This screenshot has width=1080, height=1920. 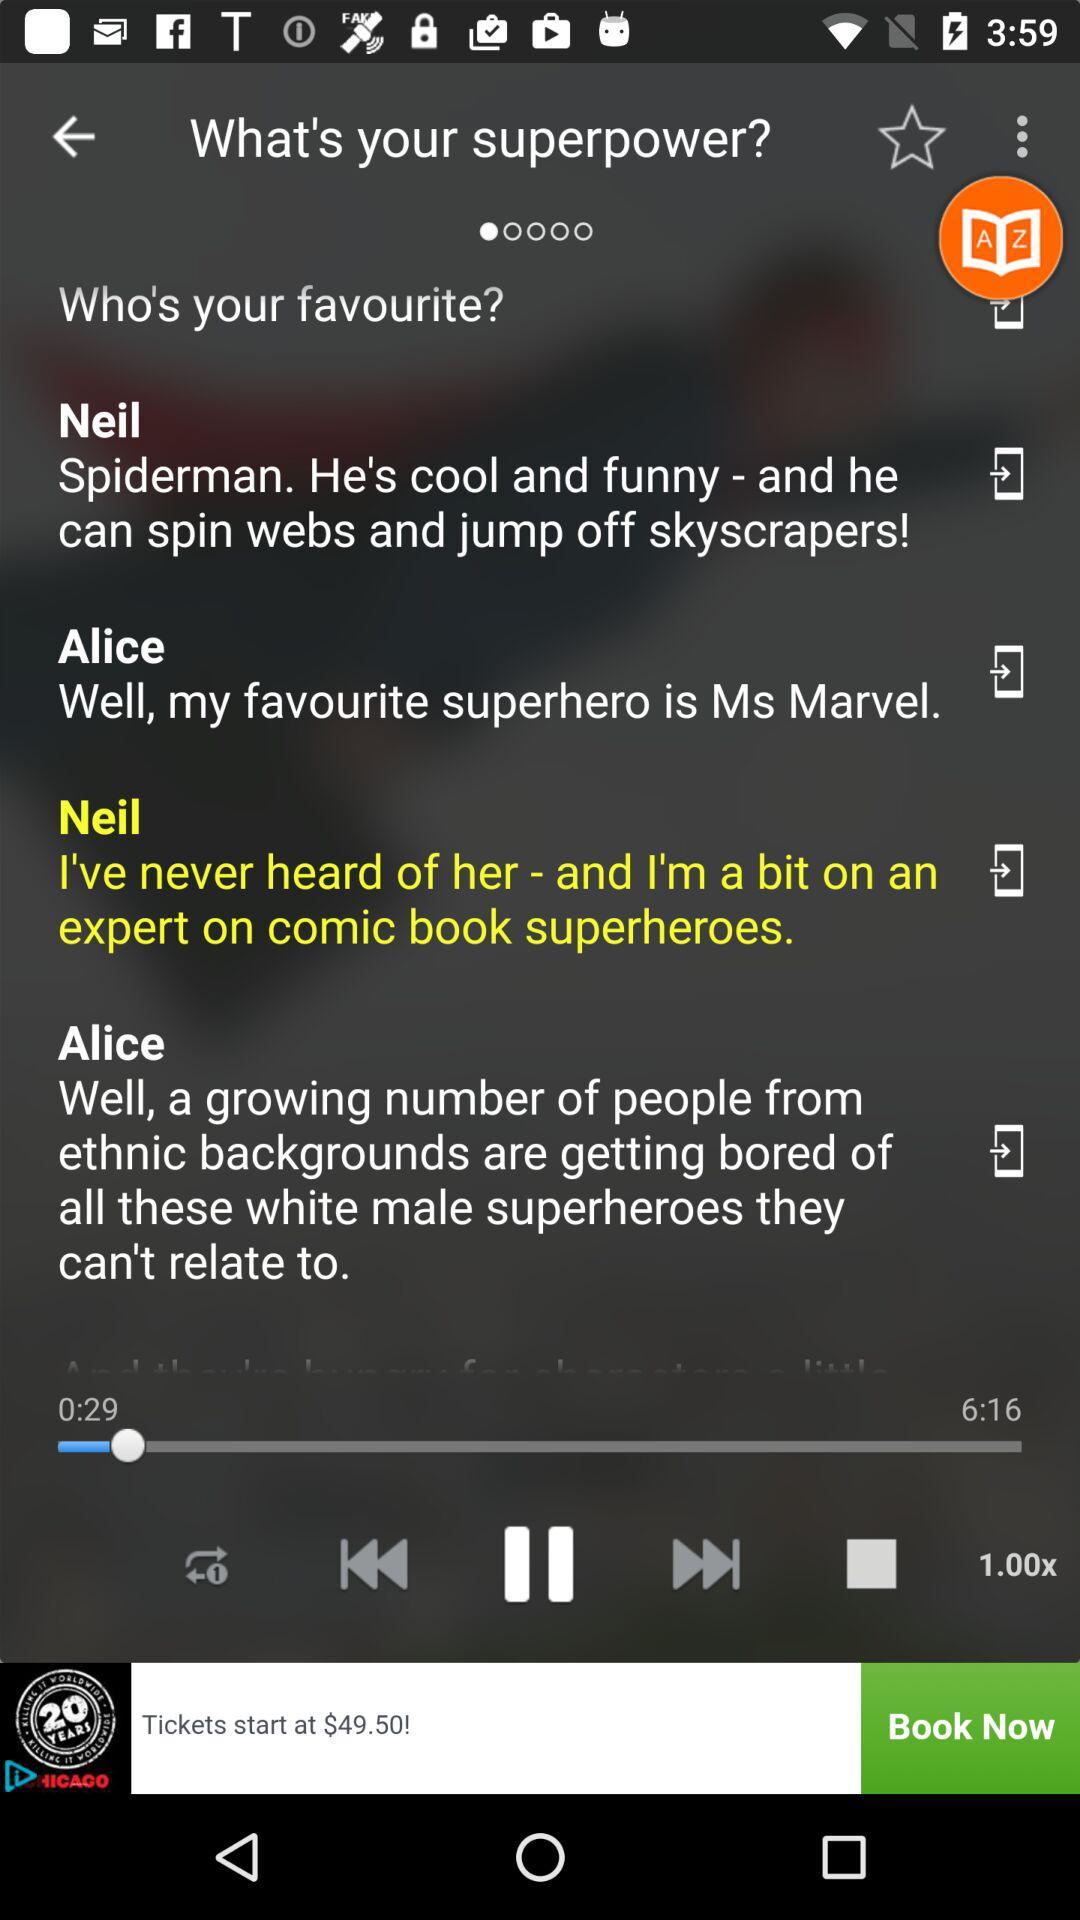 I want to click on open advertisement banner, so click(x=540, y=1727).